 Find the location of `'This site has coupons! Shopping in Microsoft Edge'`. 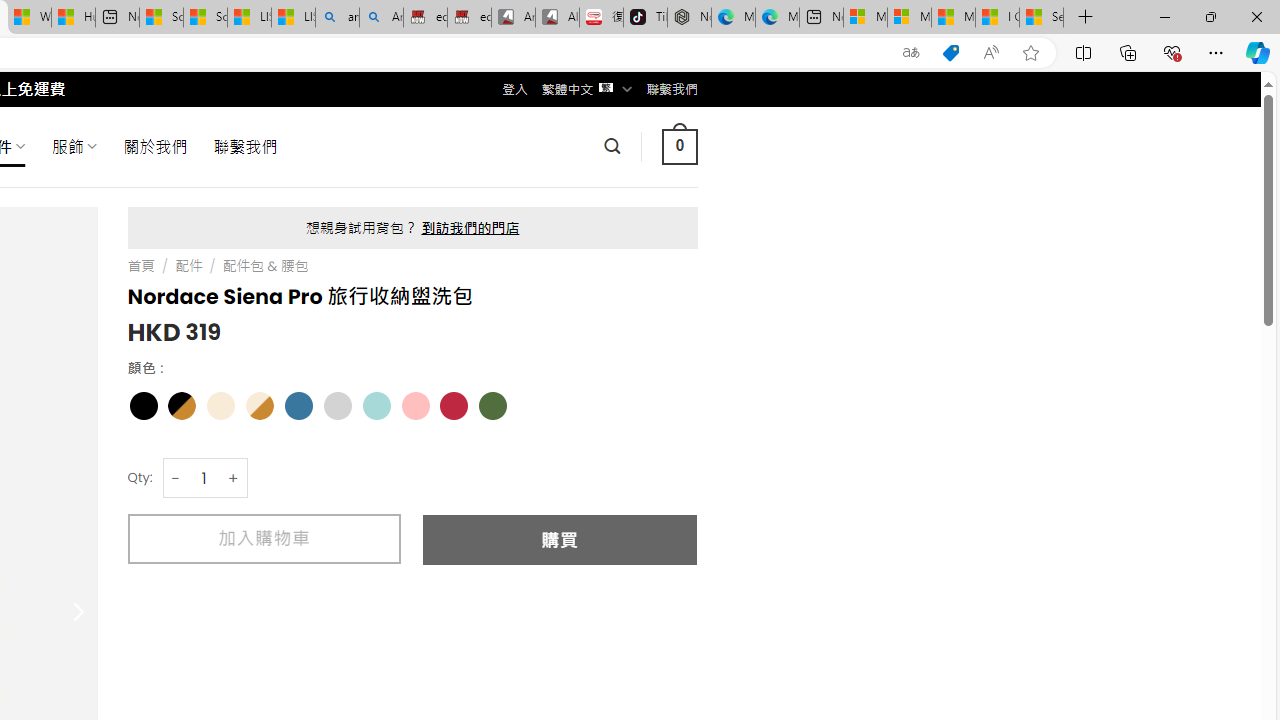

'This site has coupons! Shopping in Microsoft Edge' is located at coordinates (950, 52).